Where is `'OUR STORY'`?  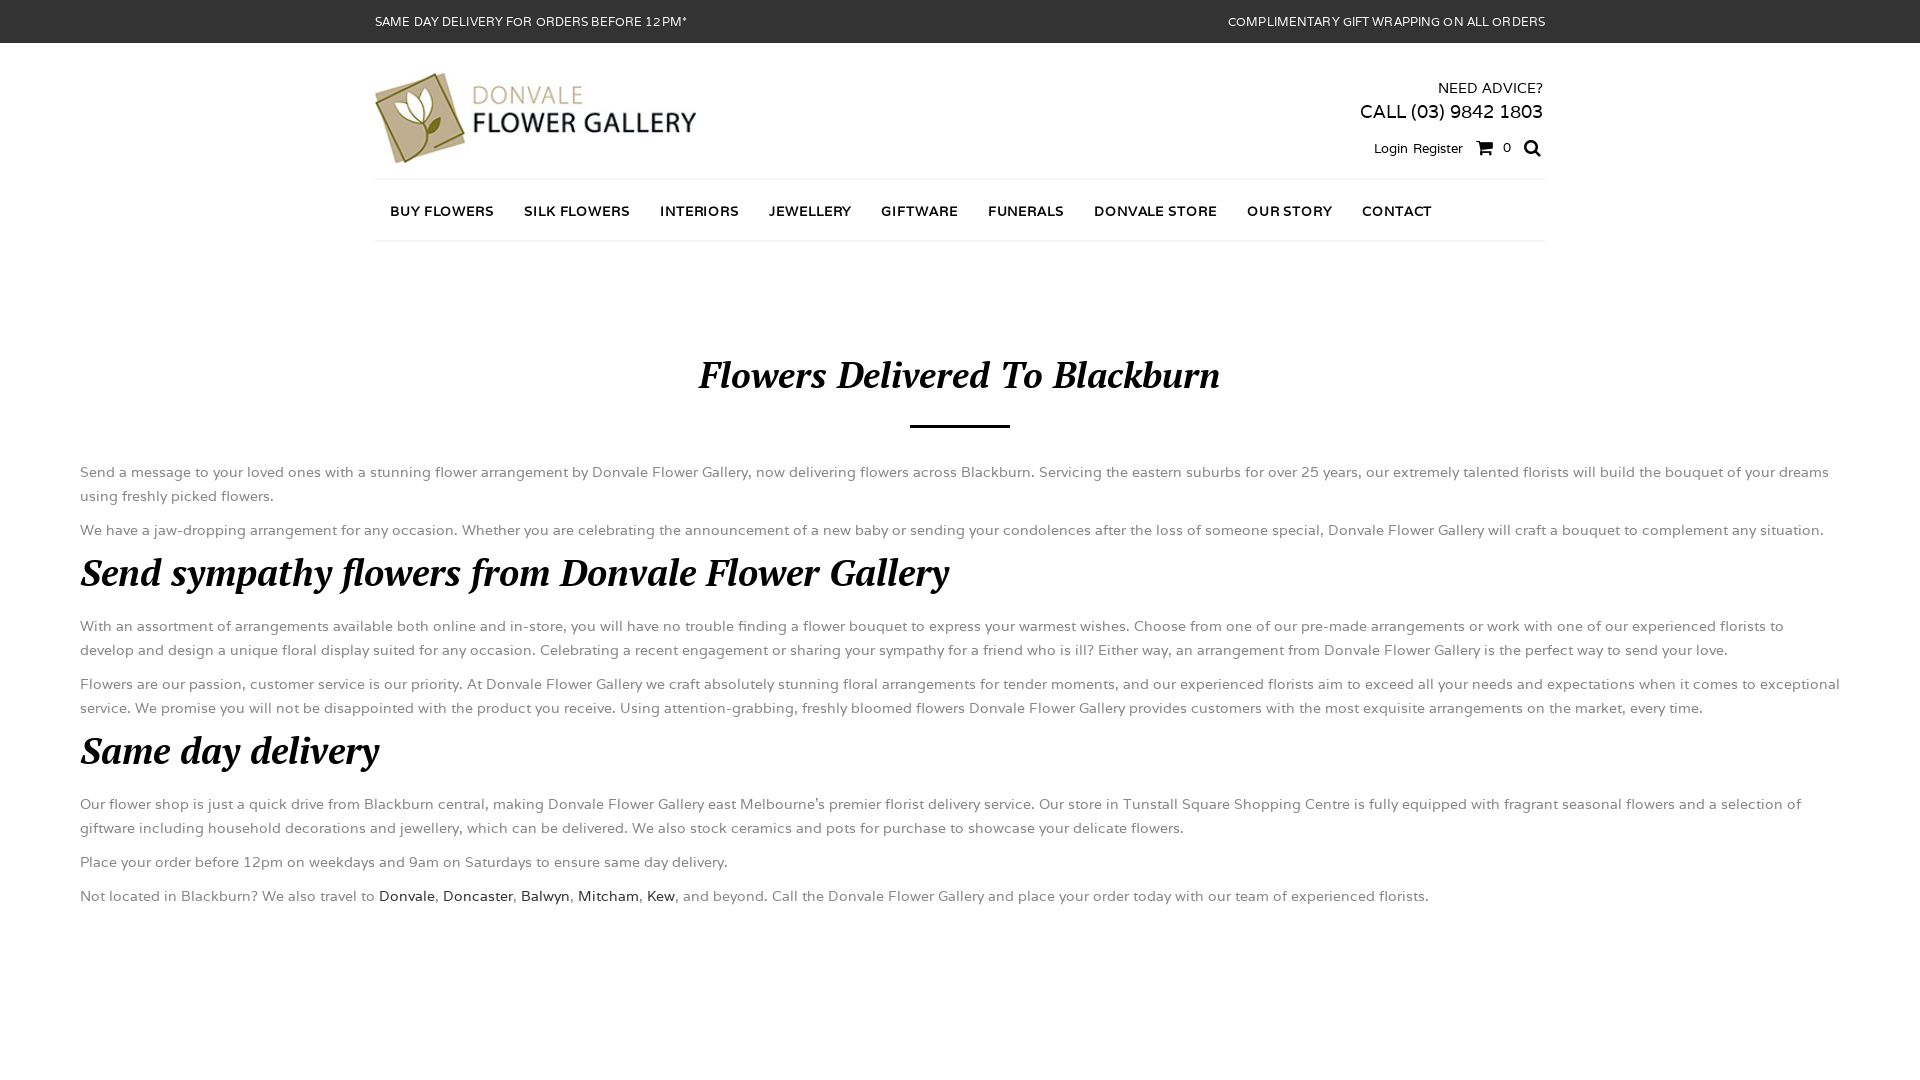 'OUR STORY' is located at coordinates (1289, 211).